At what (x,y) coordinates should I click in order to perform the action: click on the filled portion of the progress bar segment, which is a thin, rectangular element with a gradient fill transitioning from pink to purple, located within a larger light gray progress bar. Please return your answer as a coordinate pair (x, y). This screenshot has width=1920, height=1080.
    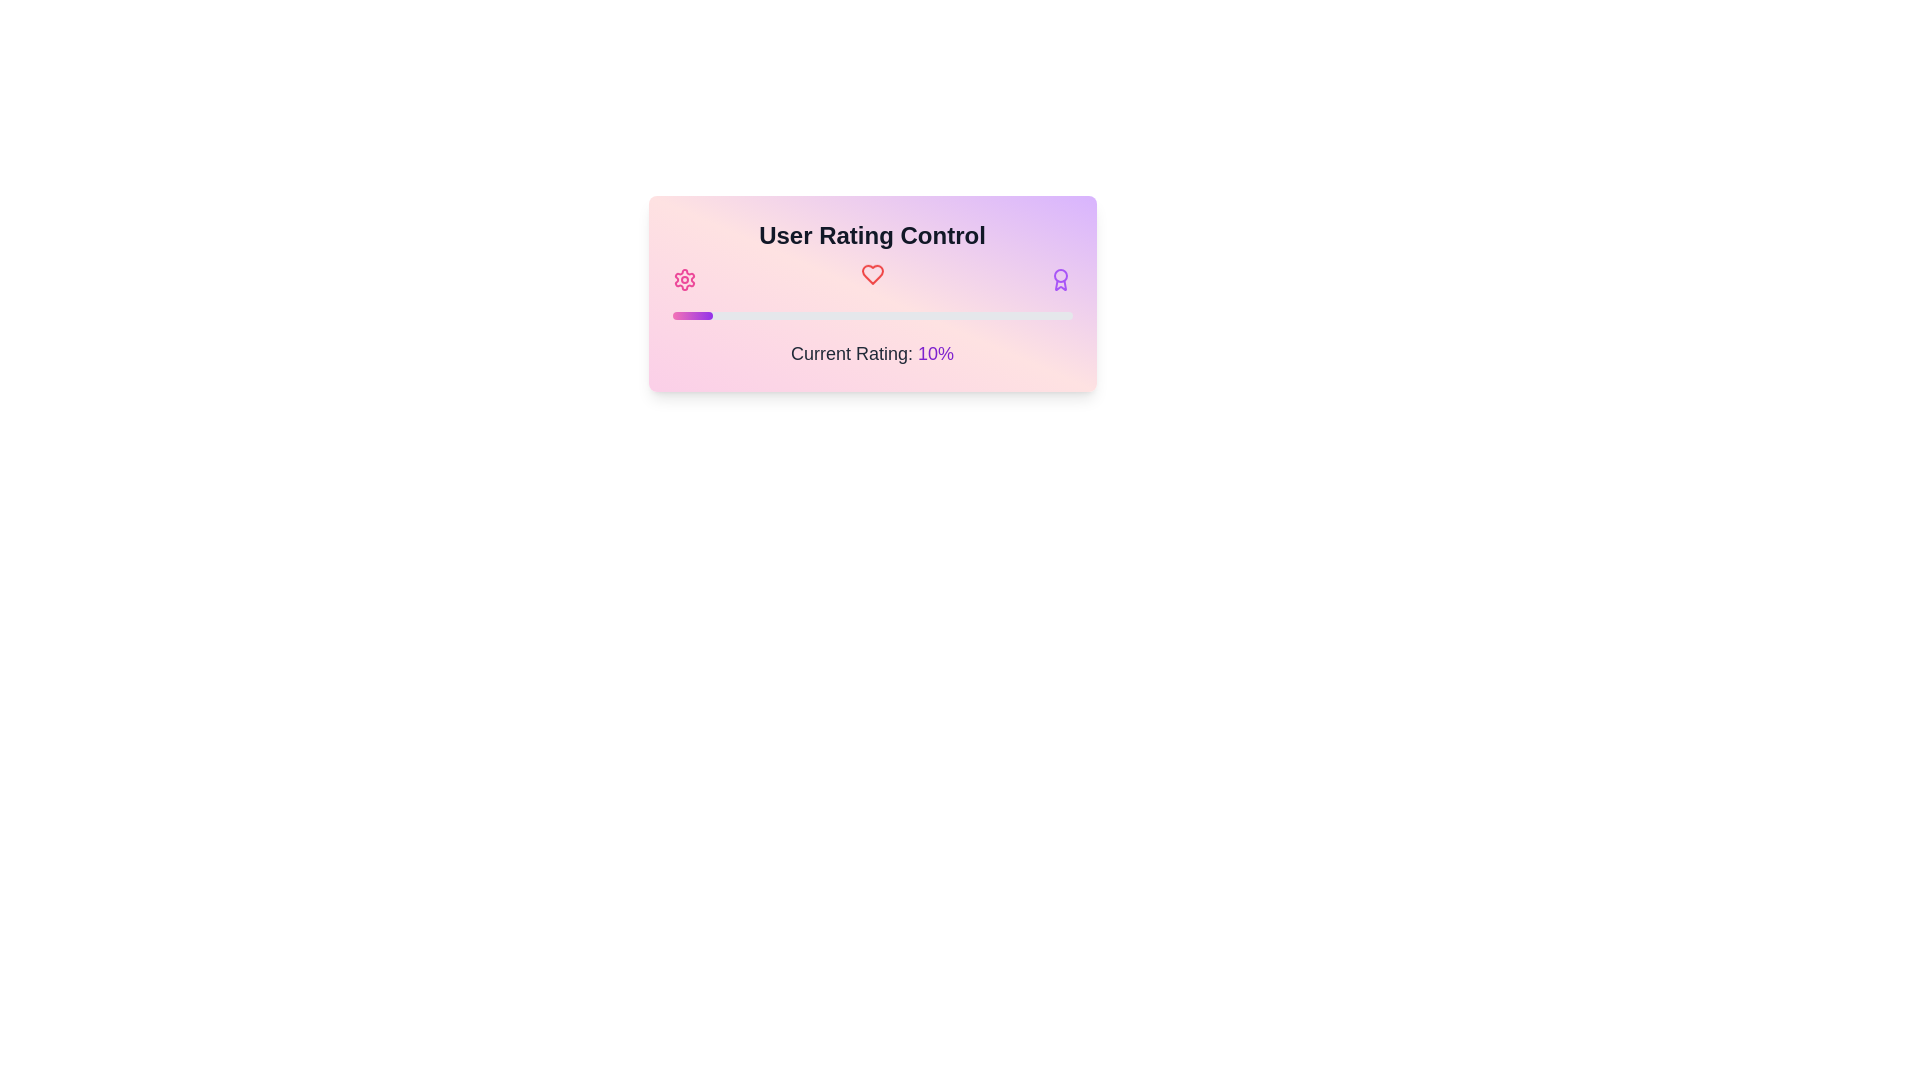
    Looking at the image, I should click on (692, 315).